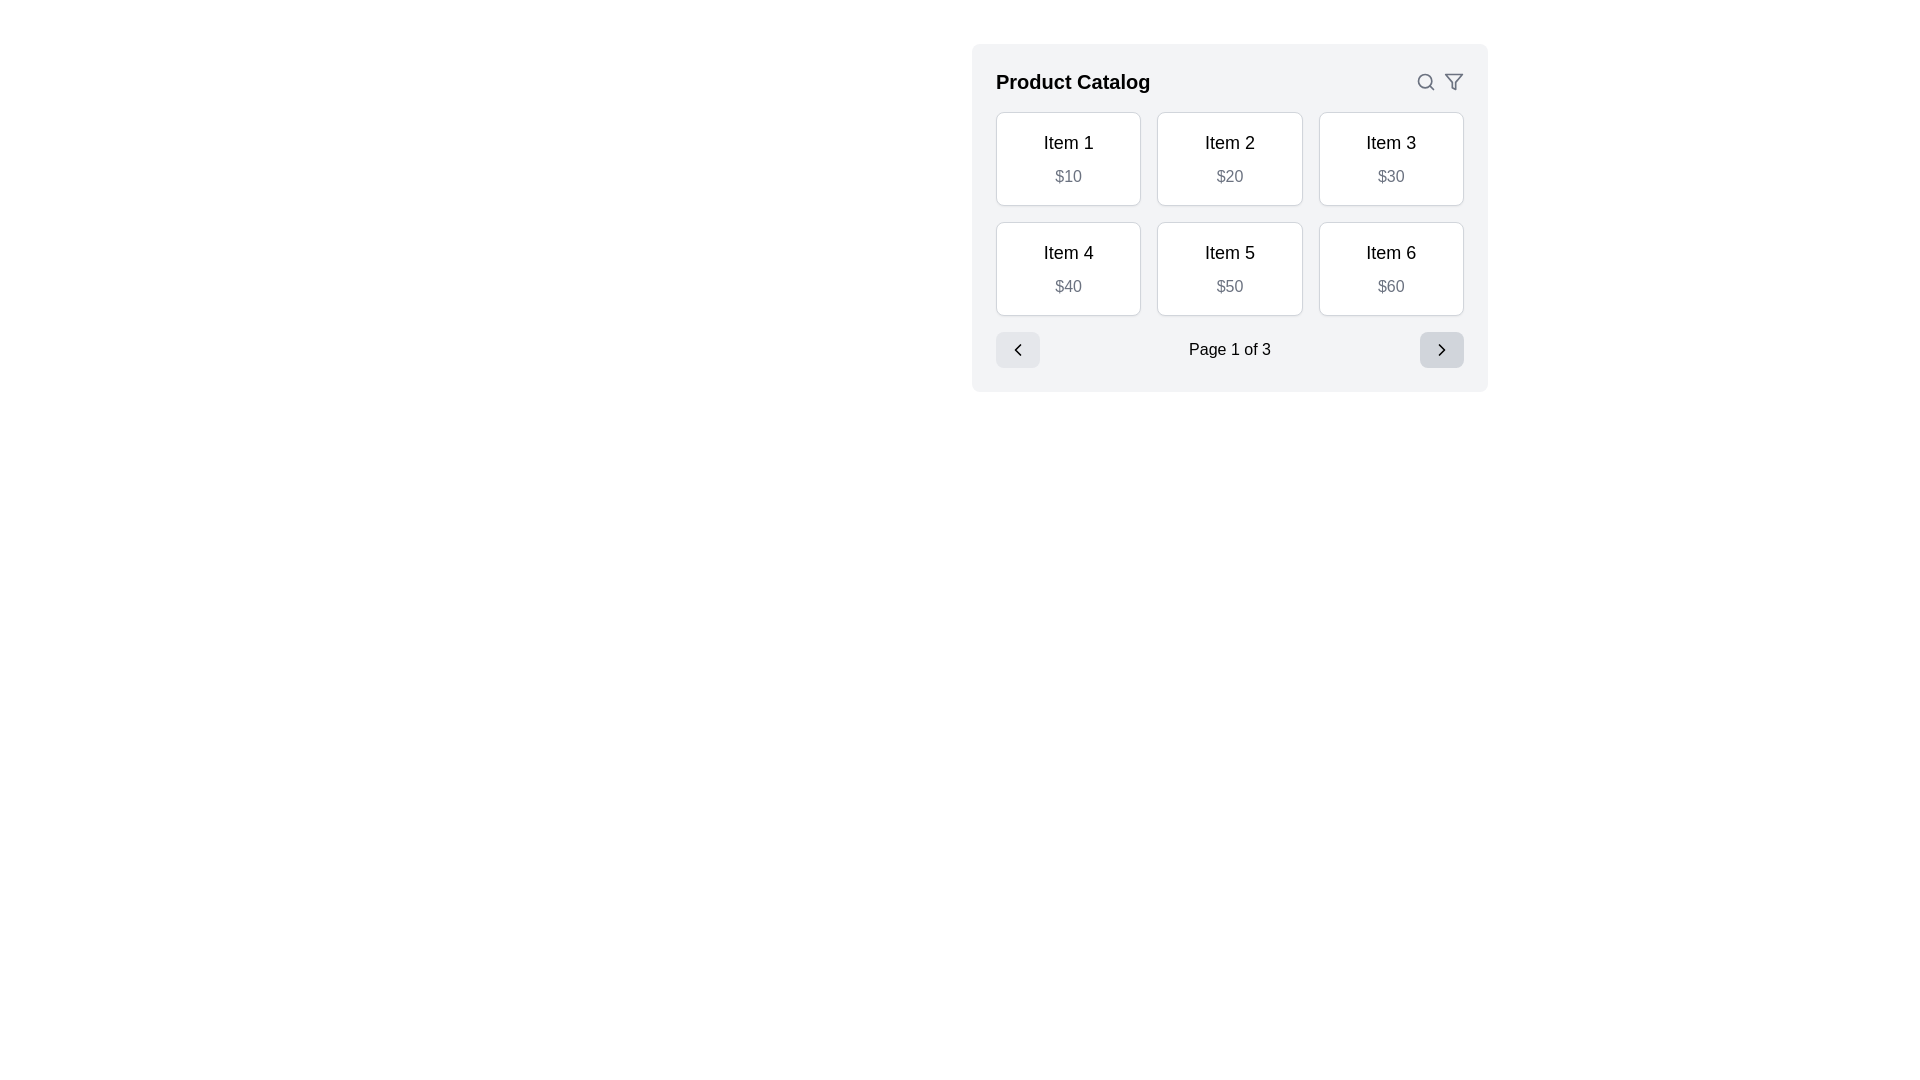  What do you see at coordinates (1390, 176) in the screenshot?
I see `the text label indicating the price of 'Item 3', which is located below the title within the third card of the product catalog` at bounding box center [1390, 176].